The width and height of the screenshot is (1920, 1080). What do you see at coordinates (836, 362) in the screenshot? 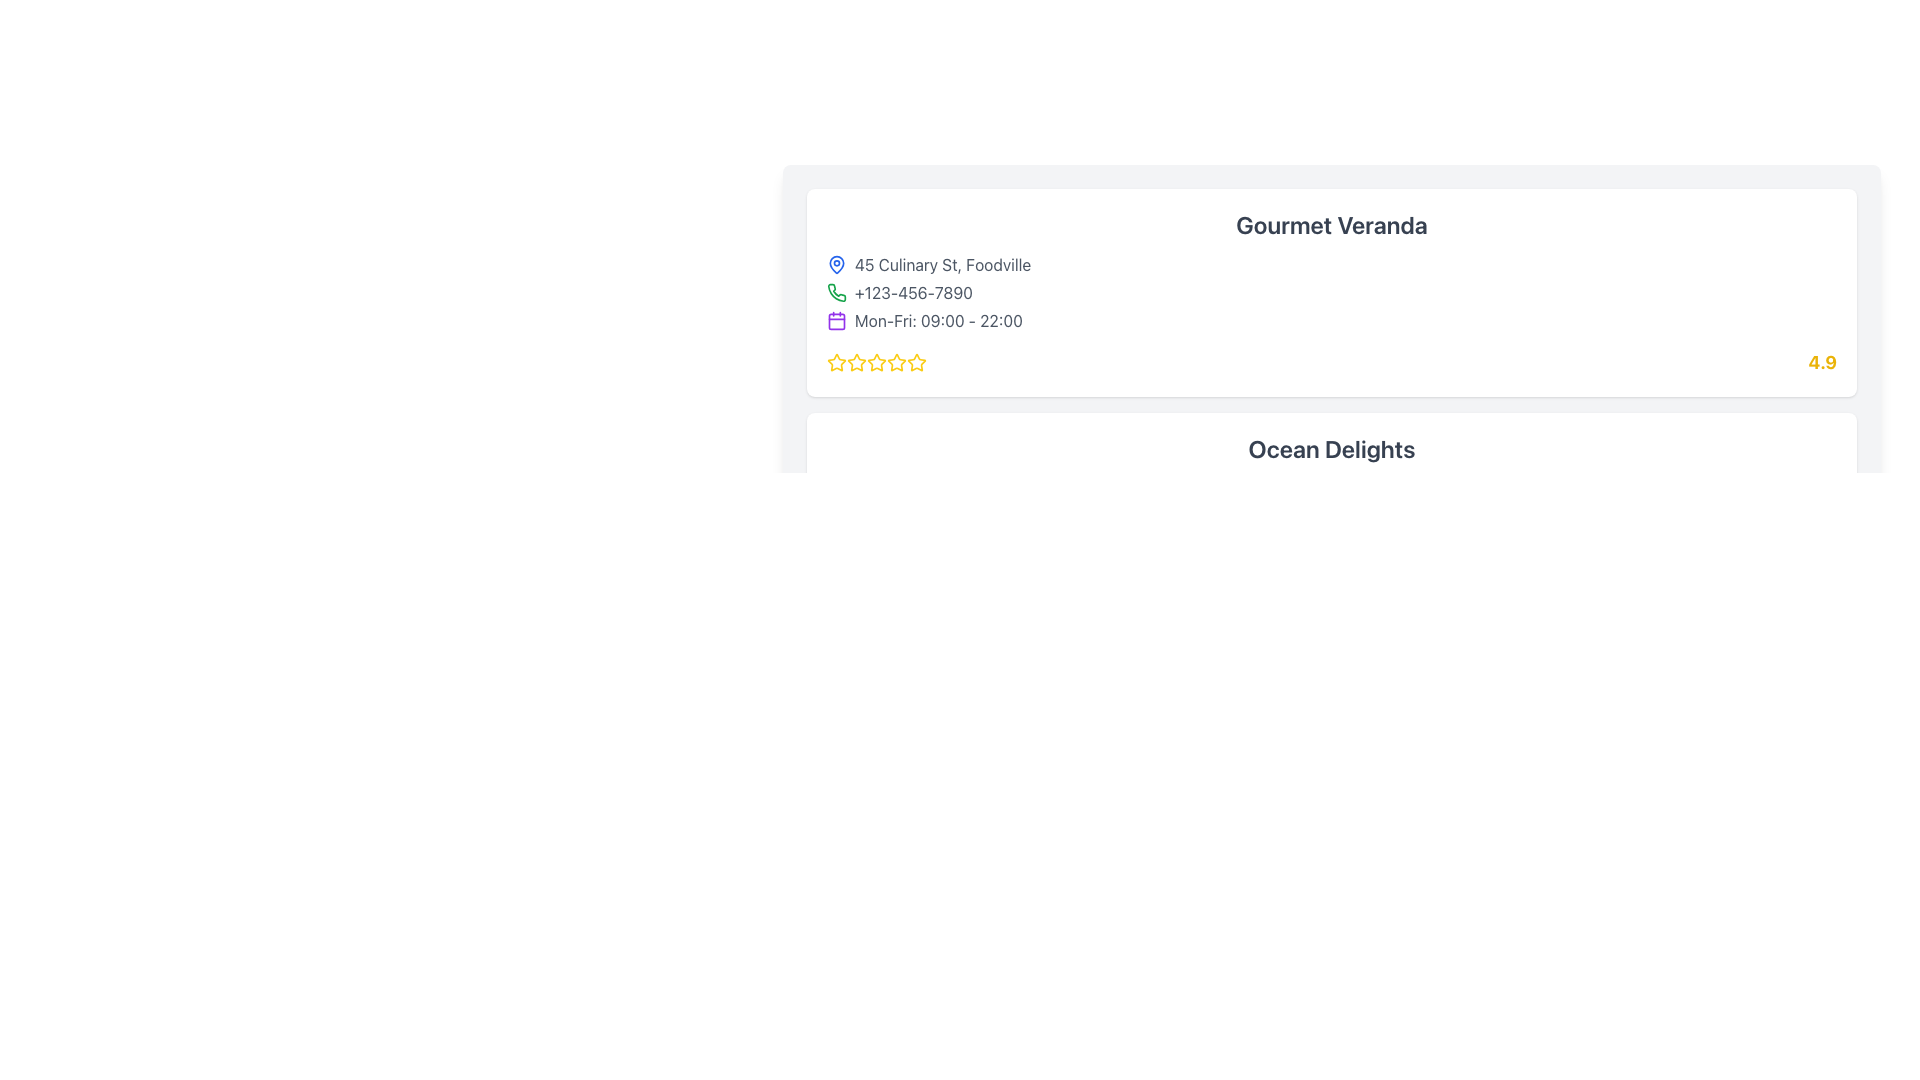
I see `the first rating star icon with a hollow center and yellow border, located at the bottom of the 'Gourmet Veranda' box` at bounding box center [836, 362].